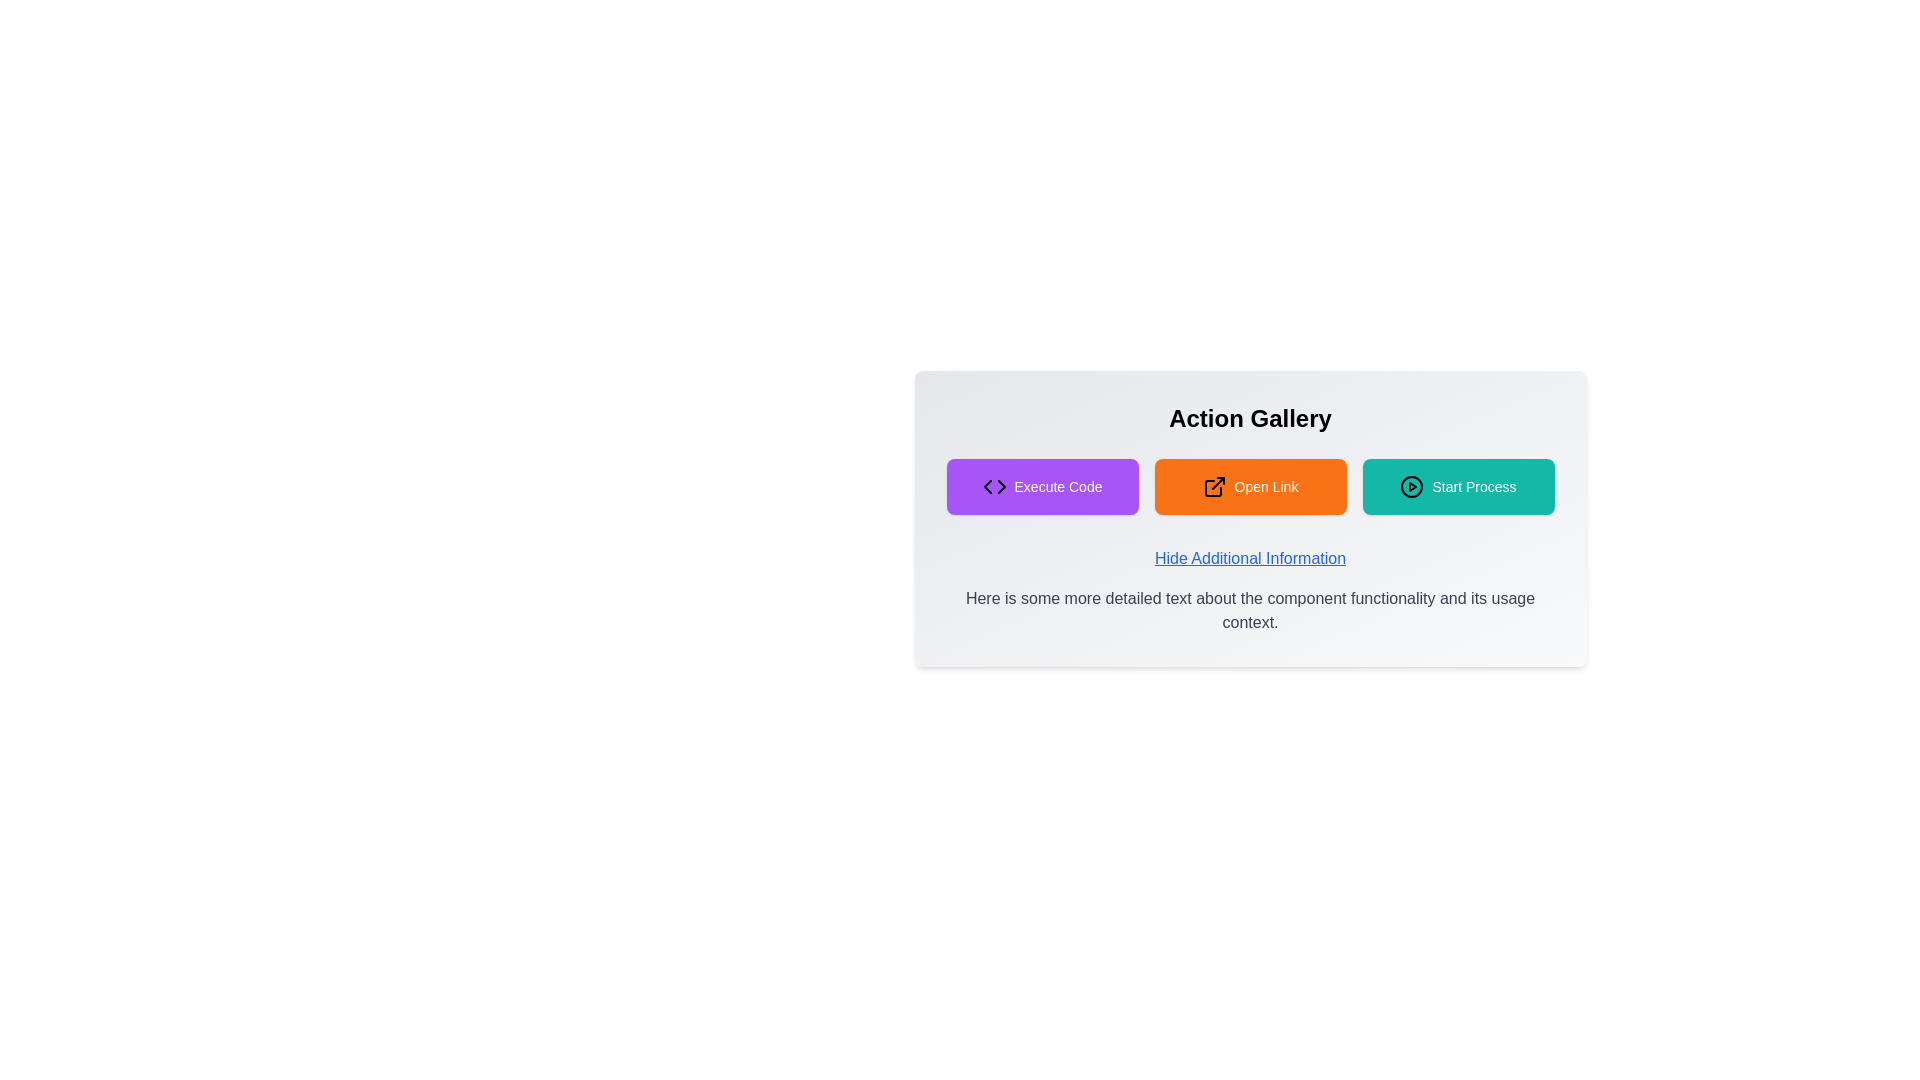  Describe the element at coordinates (994, 486) in the screenshot. I see `compact icon resembling a pair of angle brackets (< >) with a purple background, located to the left of the 'Execute Code' text in the Action Gallery` at that location.